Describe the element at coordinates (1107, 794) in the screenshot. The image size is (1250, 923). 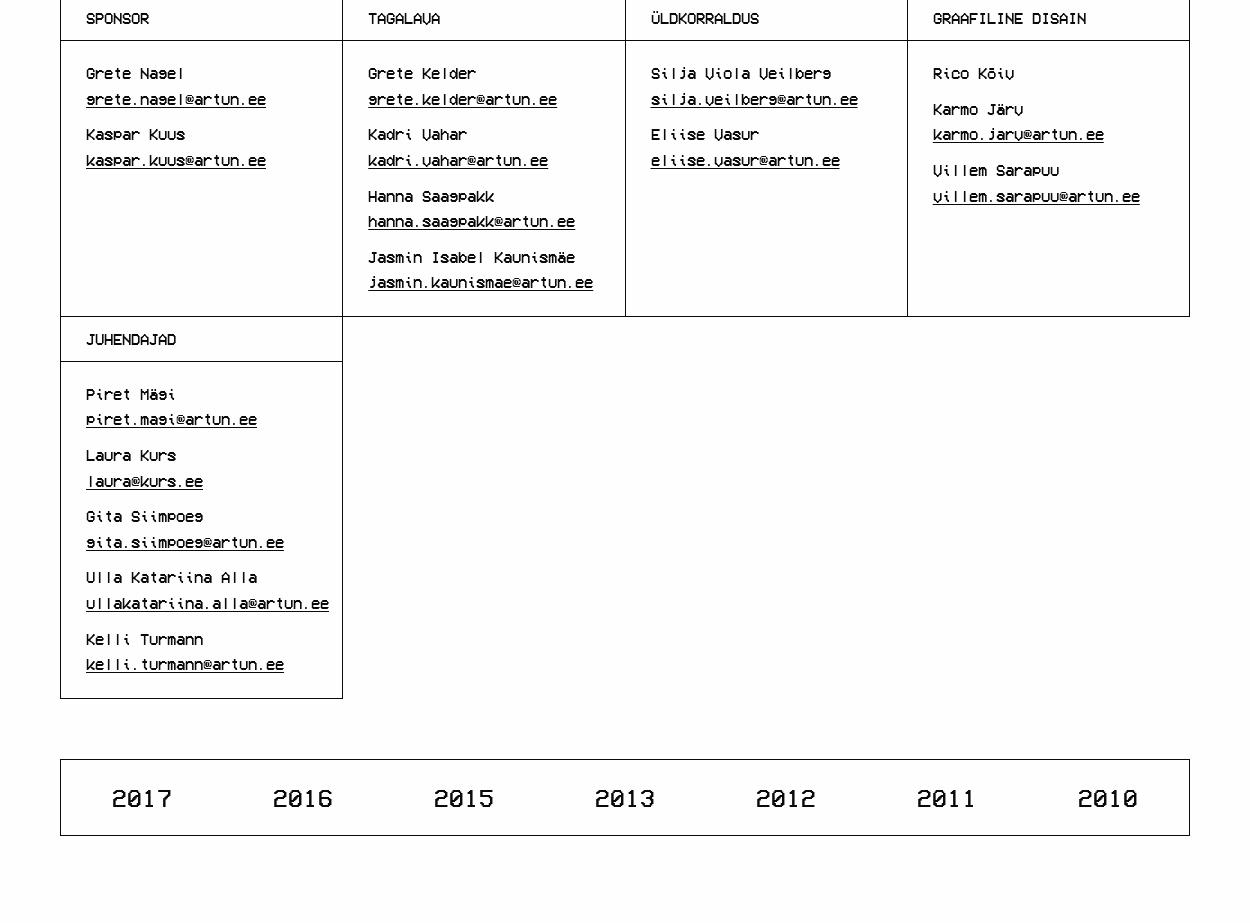
I see `'2010'` at that location.